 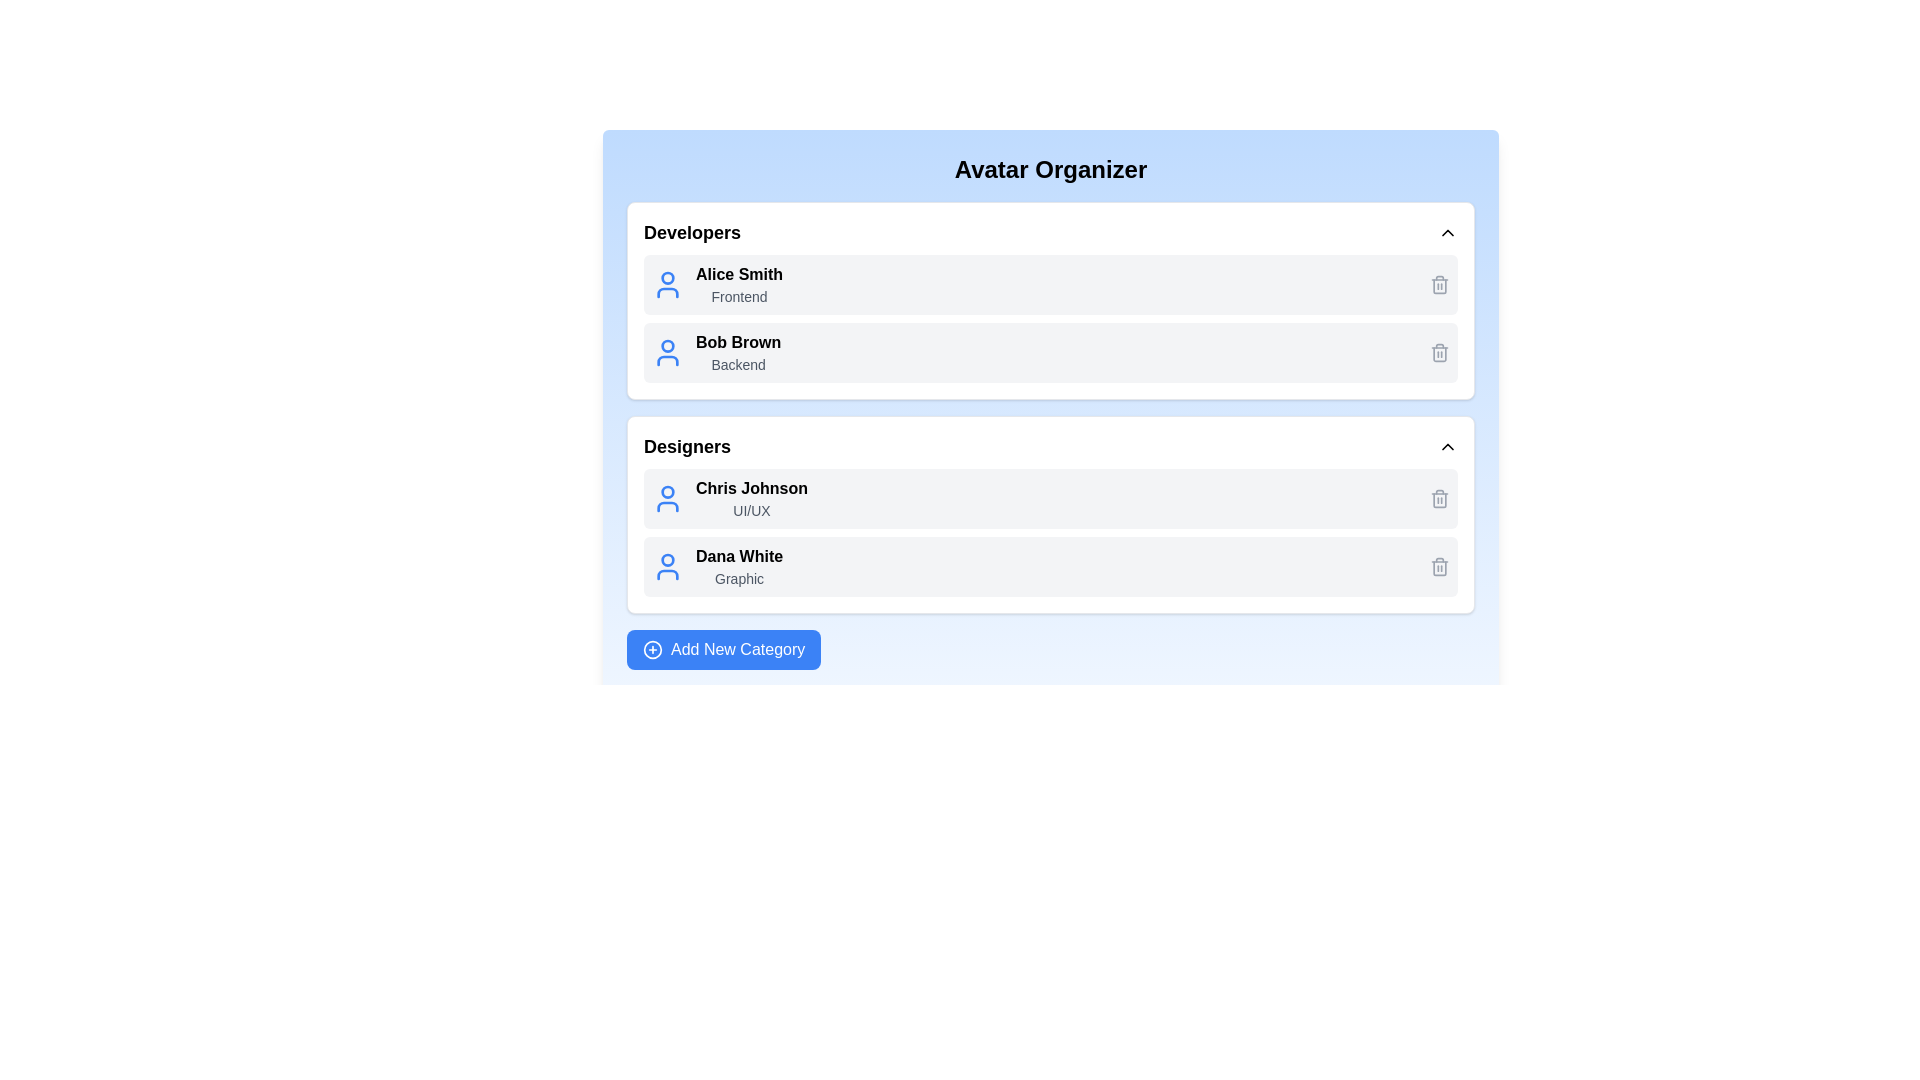 What do you see at coordinates (667, 567) in the screenshot?
I see `the outlined user profile icon, which is located in the 'Designers' section to the left of the text 'Dana White' and 'Graphic'` at bounding box center [667, 567].